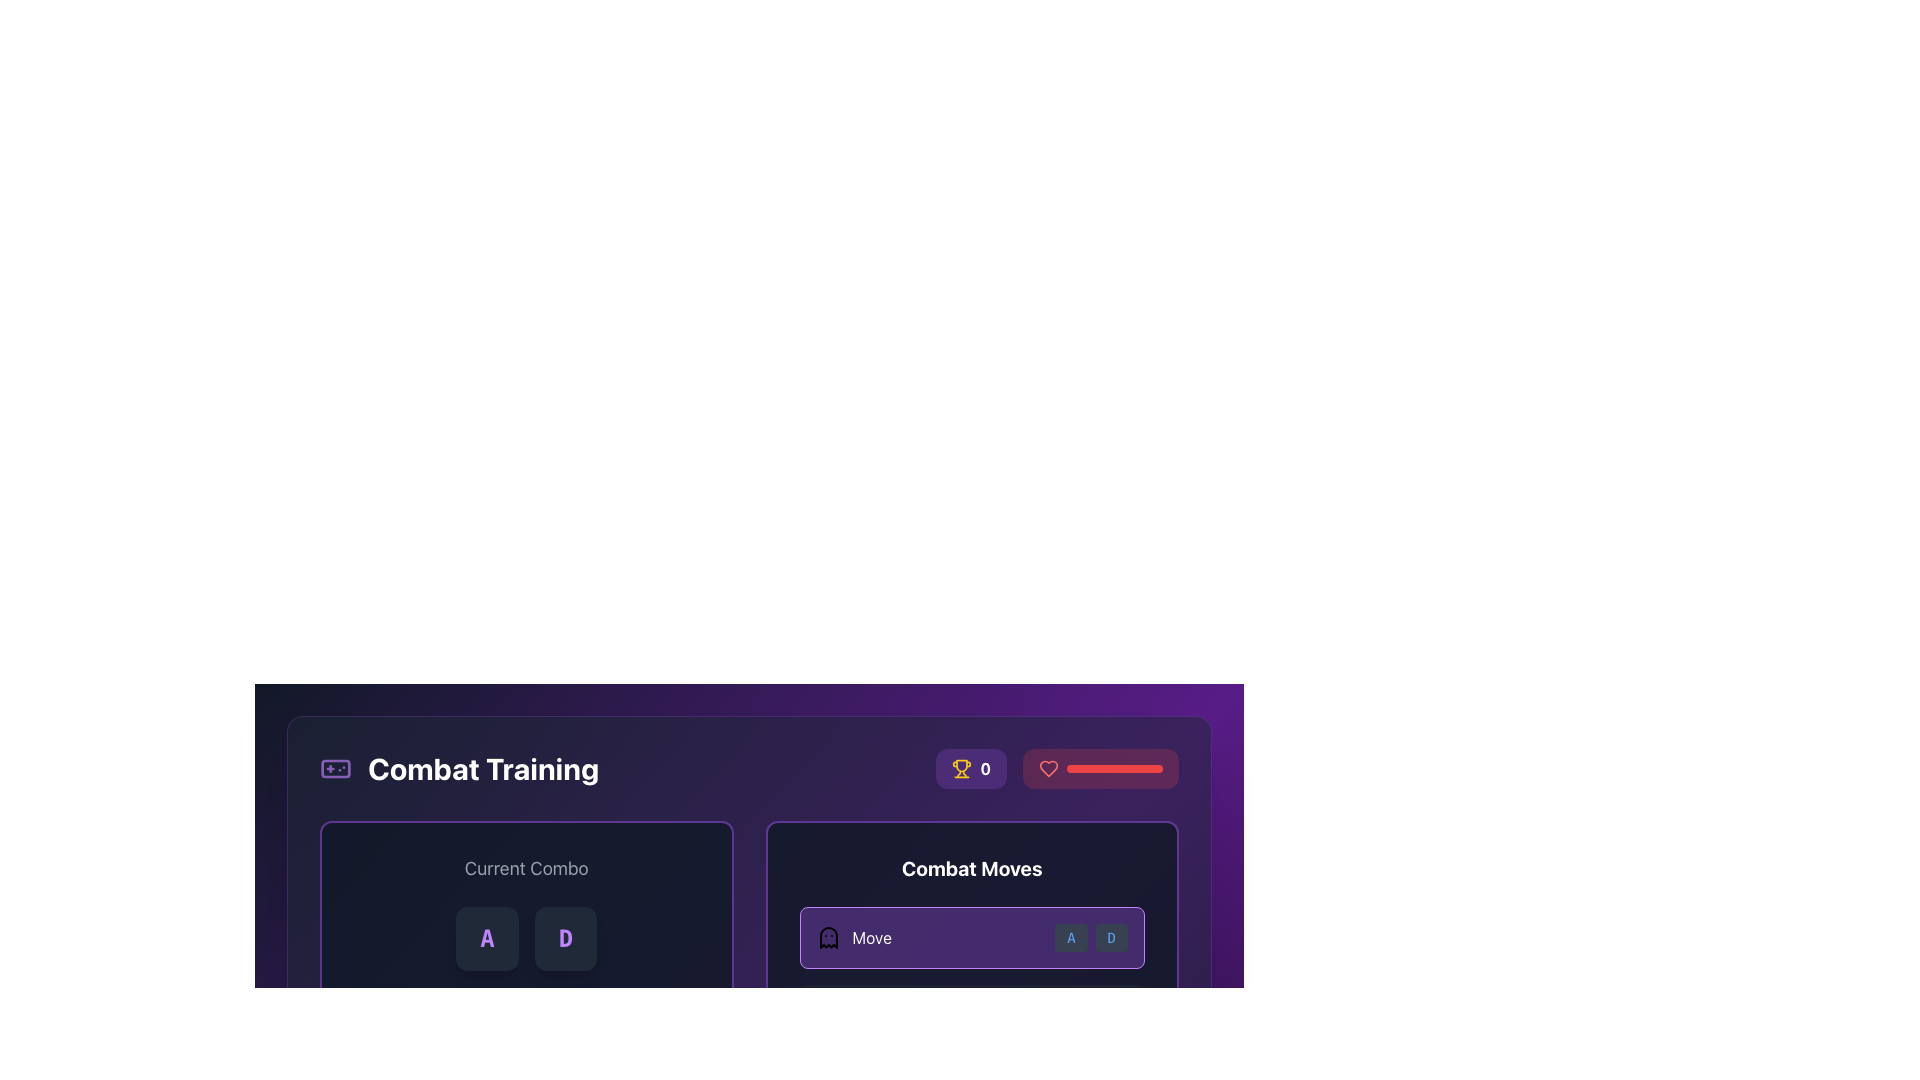  I want to click on the non-interactive text label indicating the title or context for the information in the 'Combat Training' panel, positioned above the buttons labeled 'A' and 'D', so click(526, 867).